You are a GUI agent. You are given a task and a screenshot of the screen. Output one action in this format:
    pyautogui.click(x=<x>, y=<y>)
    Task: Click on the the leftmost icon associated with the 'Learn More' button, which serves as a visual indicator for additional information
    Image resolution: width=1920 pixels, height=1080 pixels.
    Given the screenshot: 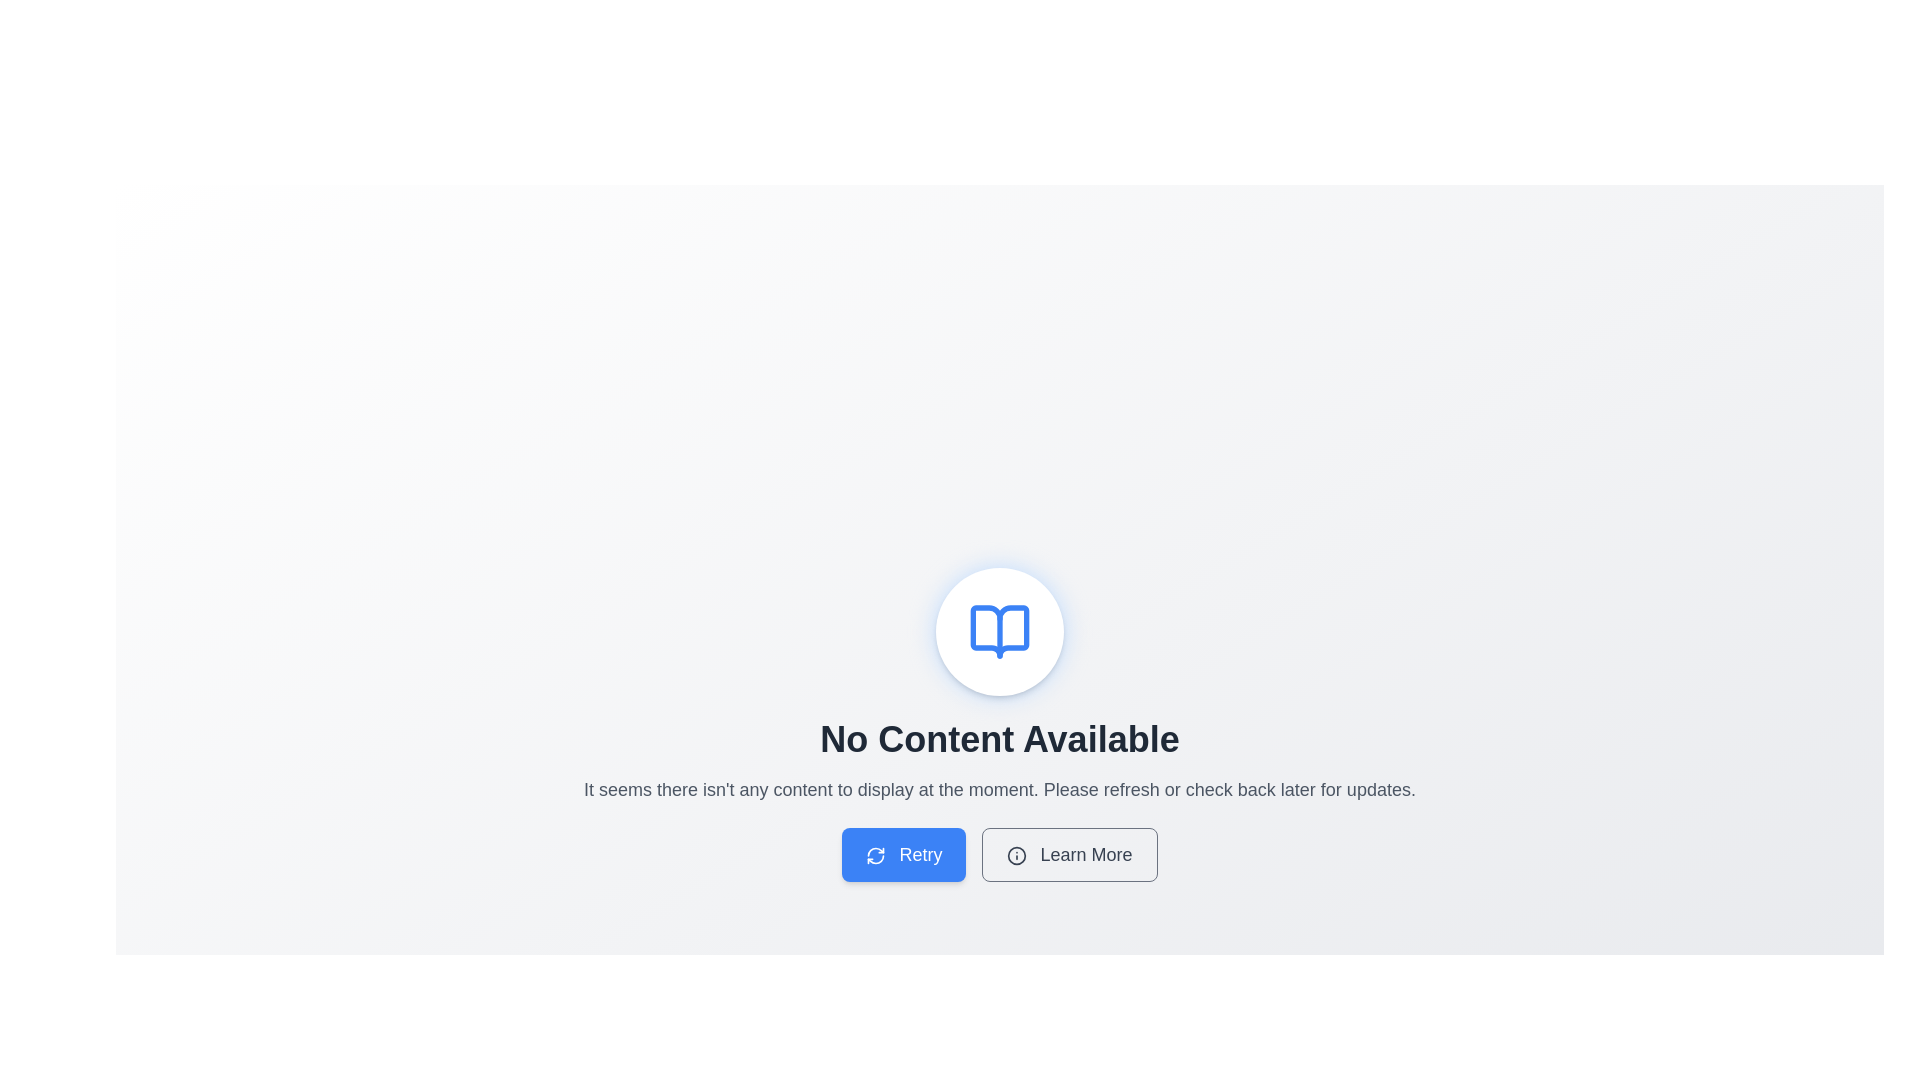 What is the action you would take?
    pyautogui.click(x=1017, y=855)
    